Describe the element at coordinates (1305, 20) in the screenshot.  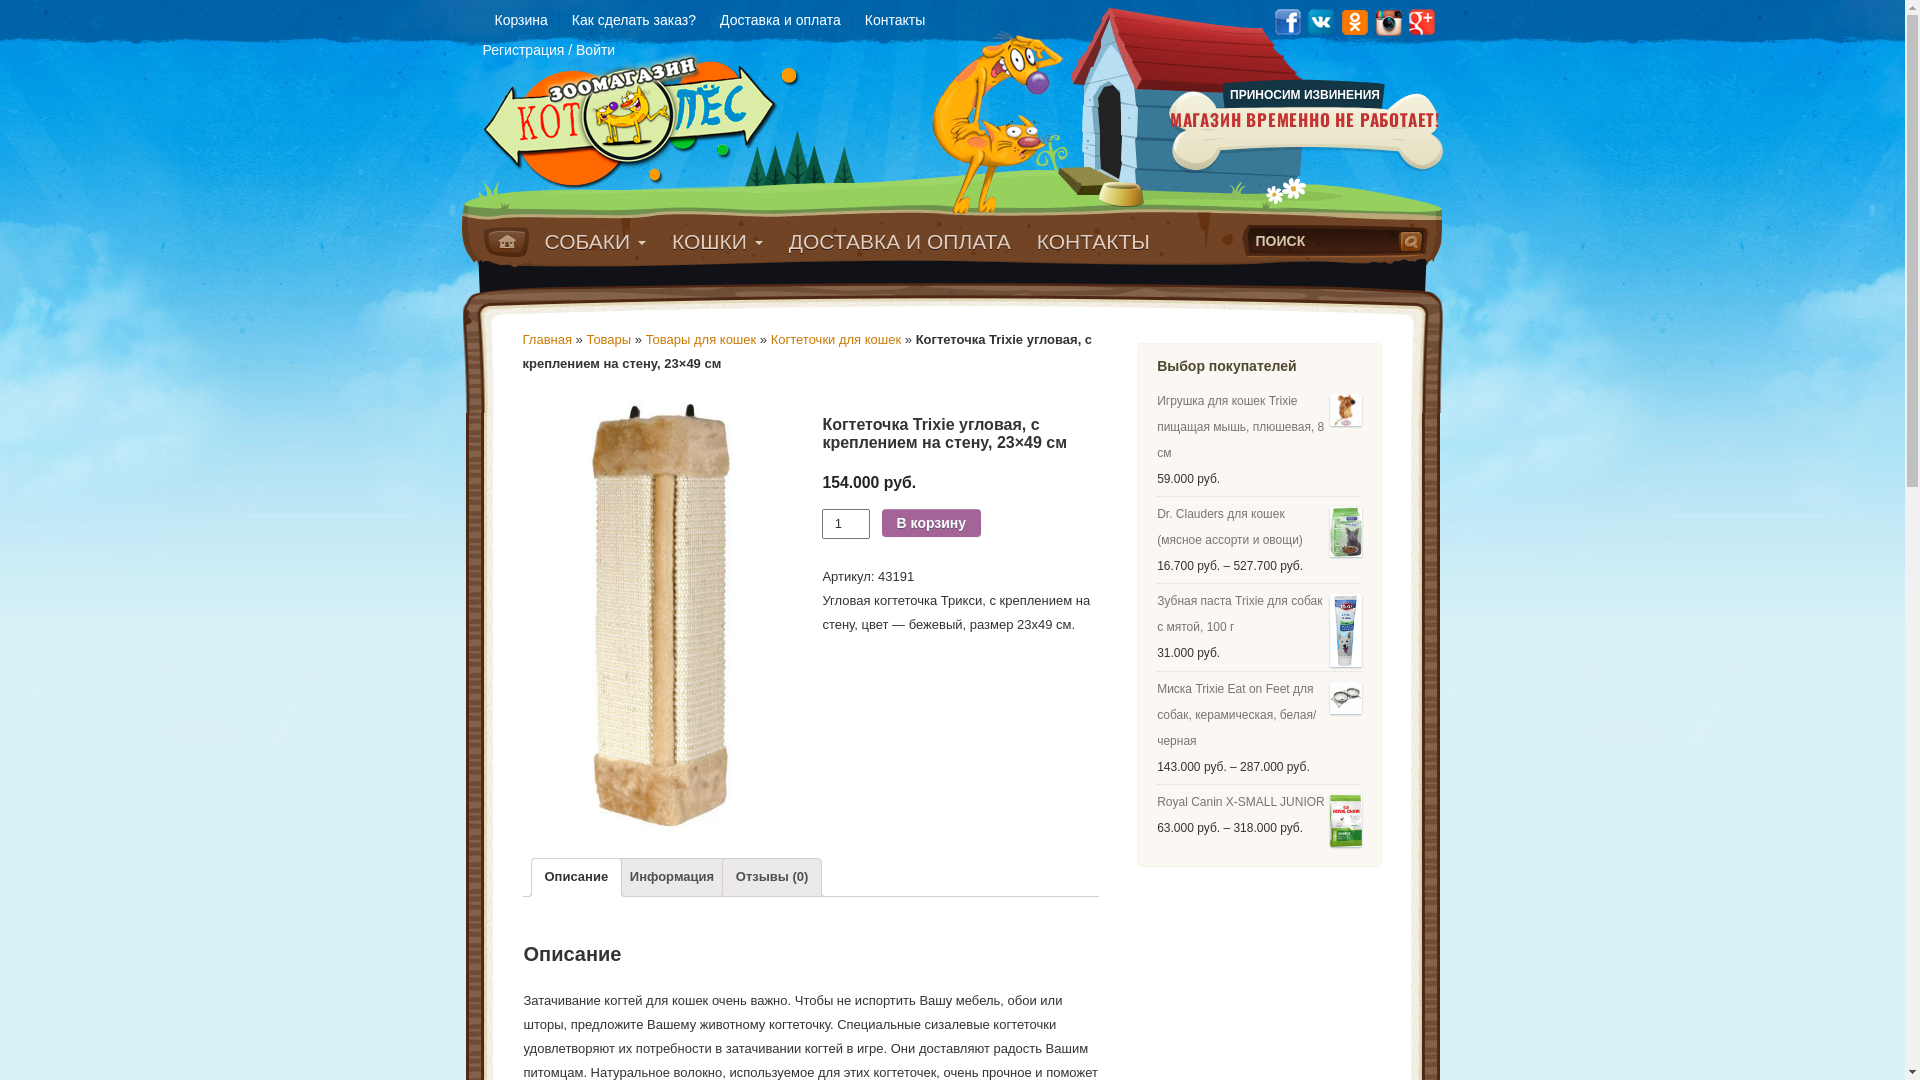
I see `'Vkontakte'` at that location.